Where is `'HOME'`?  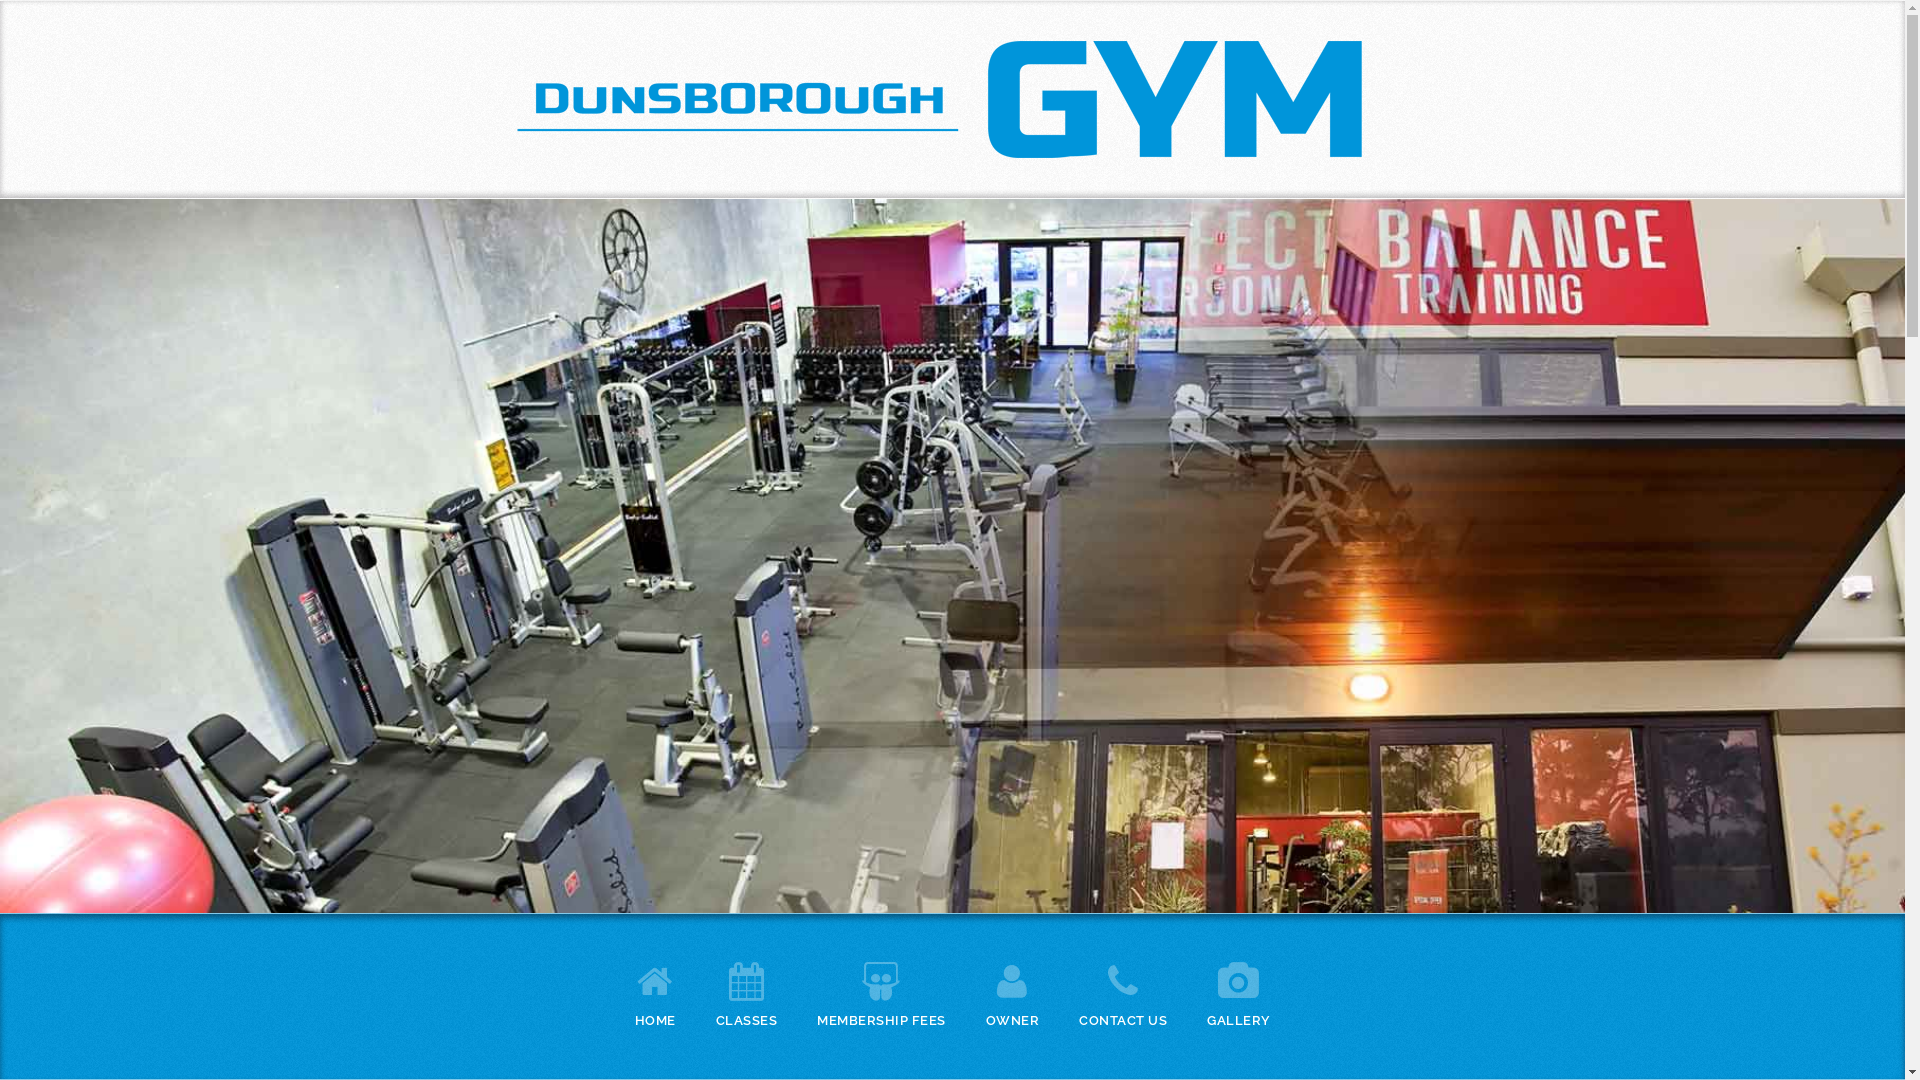 'HOME' is located at coordinates (654, 991).